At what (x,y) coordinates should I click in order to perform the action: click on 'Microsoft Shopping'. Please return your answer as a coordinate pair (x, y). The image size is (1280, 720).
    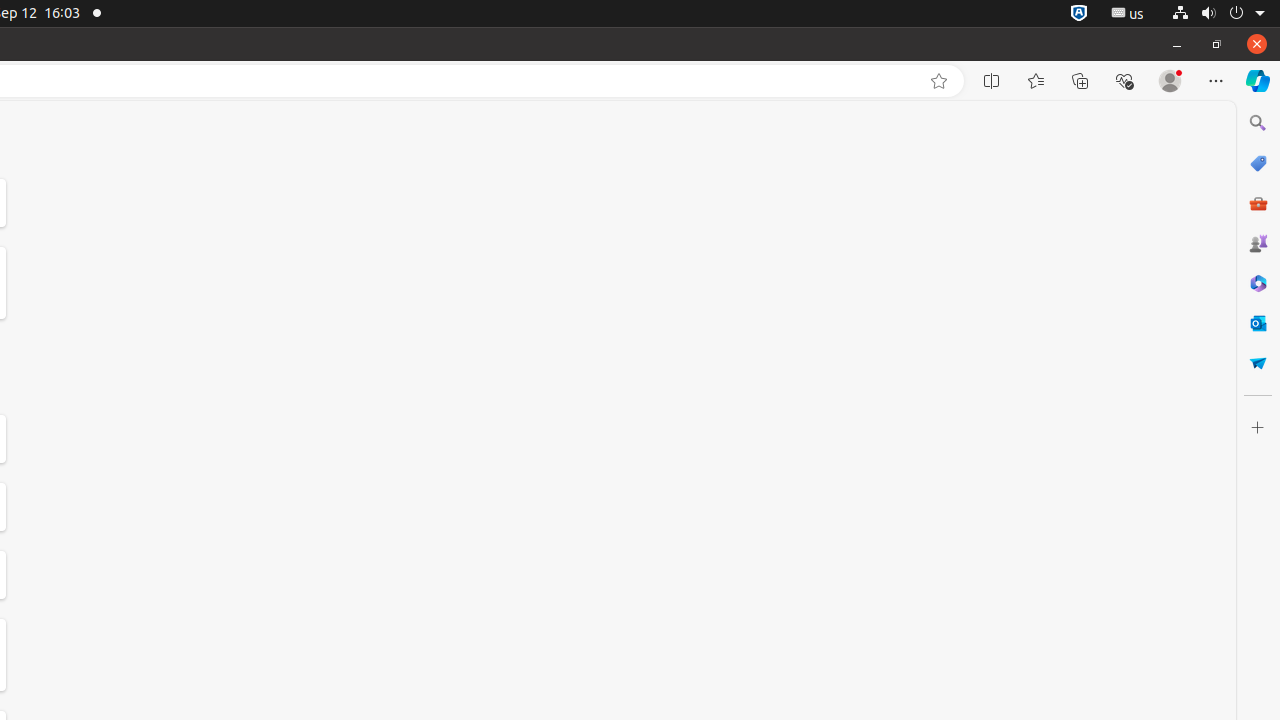
    Looking at the image, I should click on (1256, 162).